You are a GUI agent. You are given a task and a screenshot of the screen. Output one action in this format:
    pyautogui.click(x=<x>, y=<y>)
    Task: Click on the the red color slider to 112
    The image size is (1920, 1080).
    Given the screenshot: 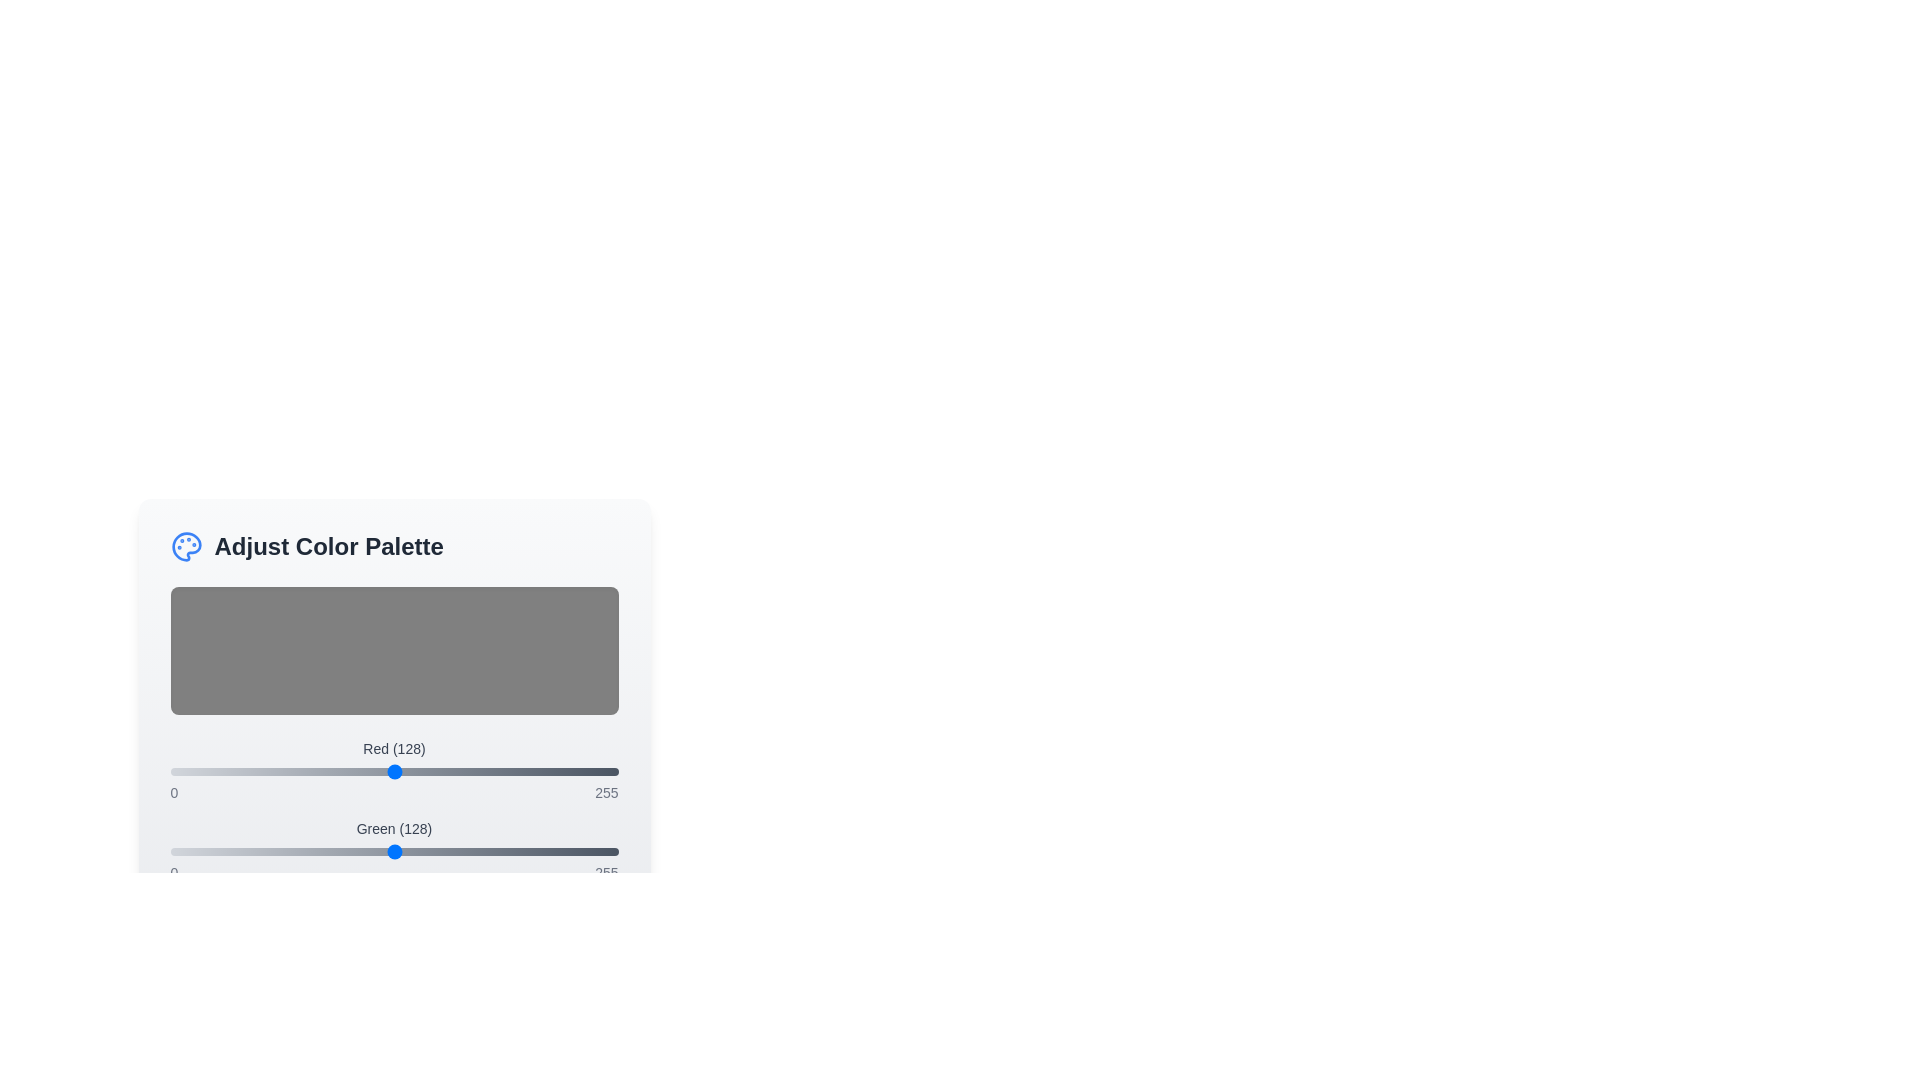 What is the action you would take?
    pyautogui.click(x=367, y=770)
    